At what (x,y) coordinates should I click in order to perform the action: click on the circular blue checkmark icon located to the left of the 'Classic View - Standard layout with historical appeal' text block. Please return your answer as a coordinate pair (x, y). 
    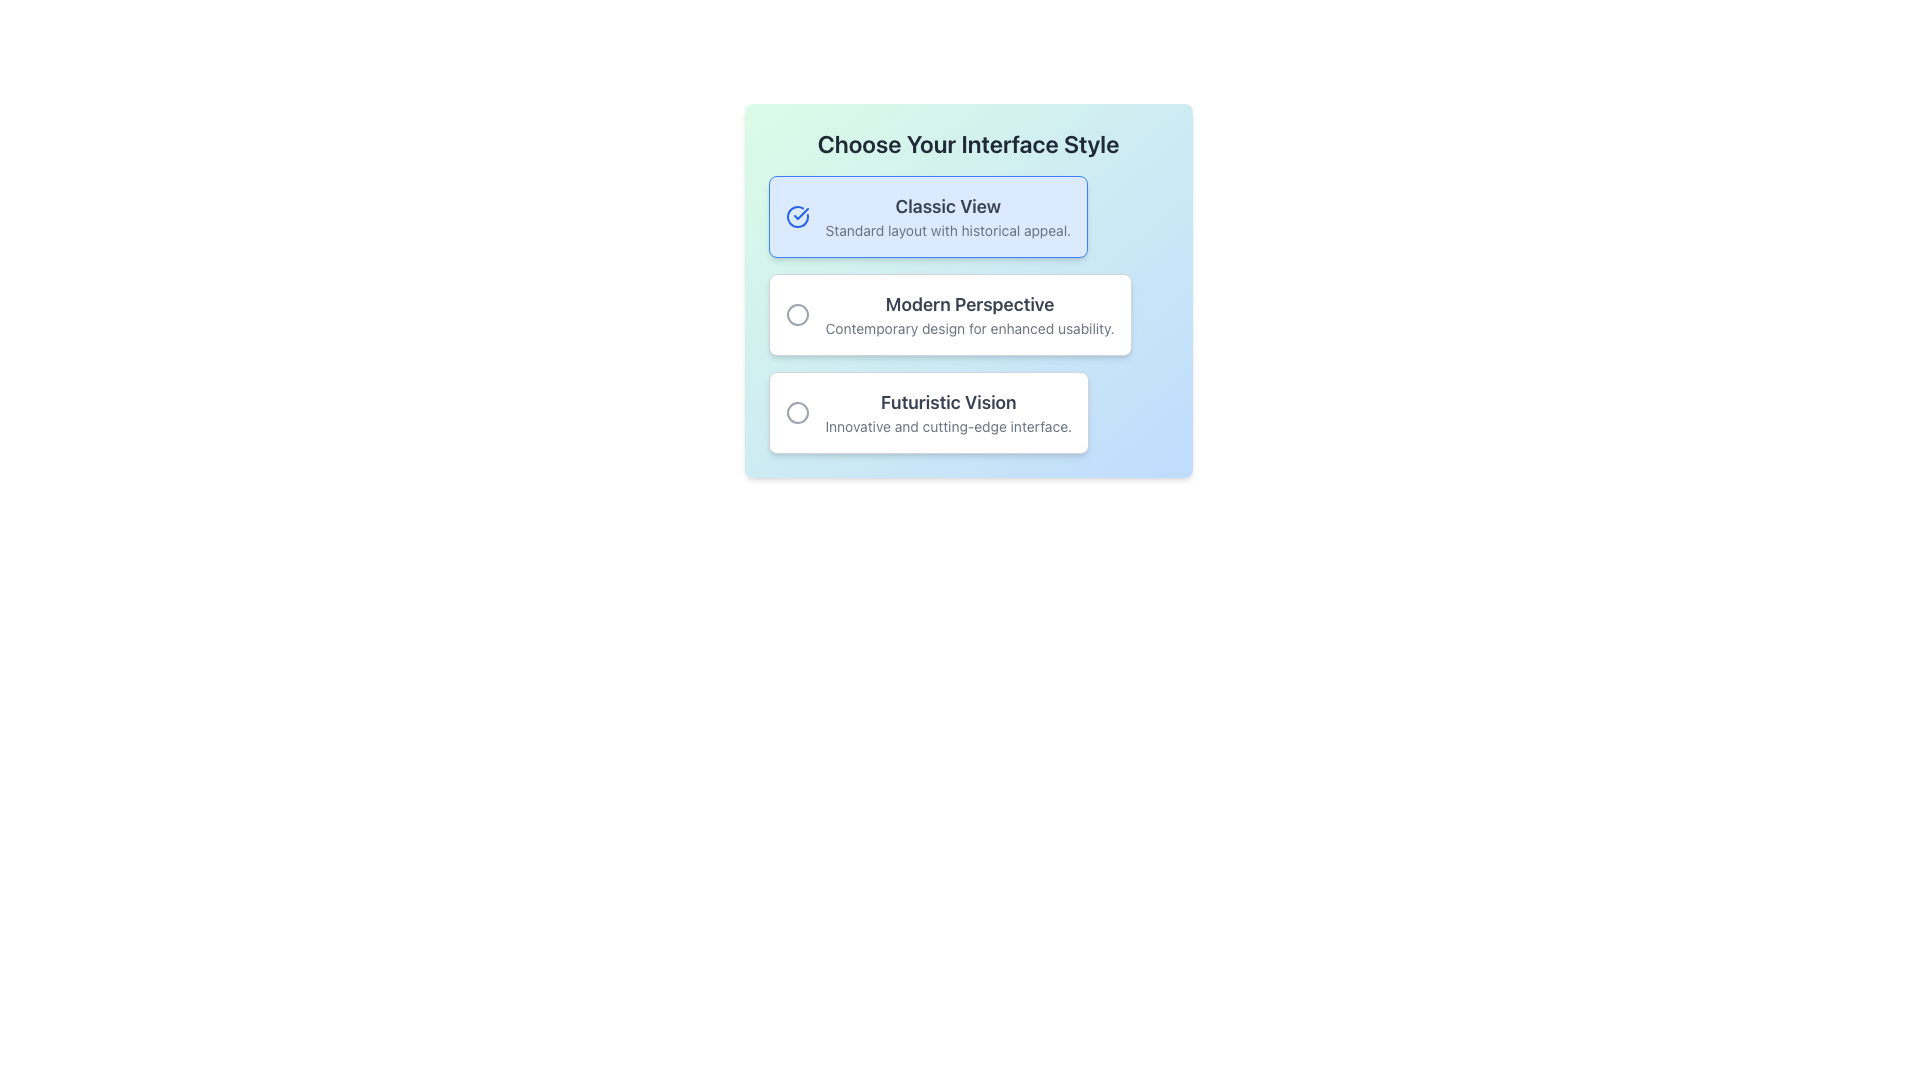
    Looking at the image, I should click on (796, 216).